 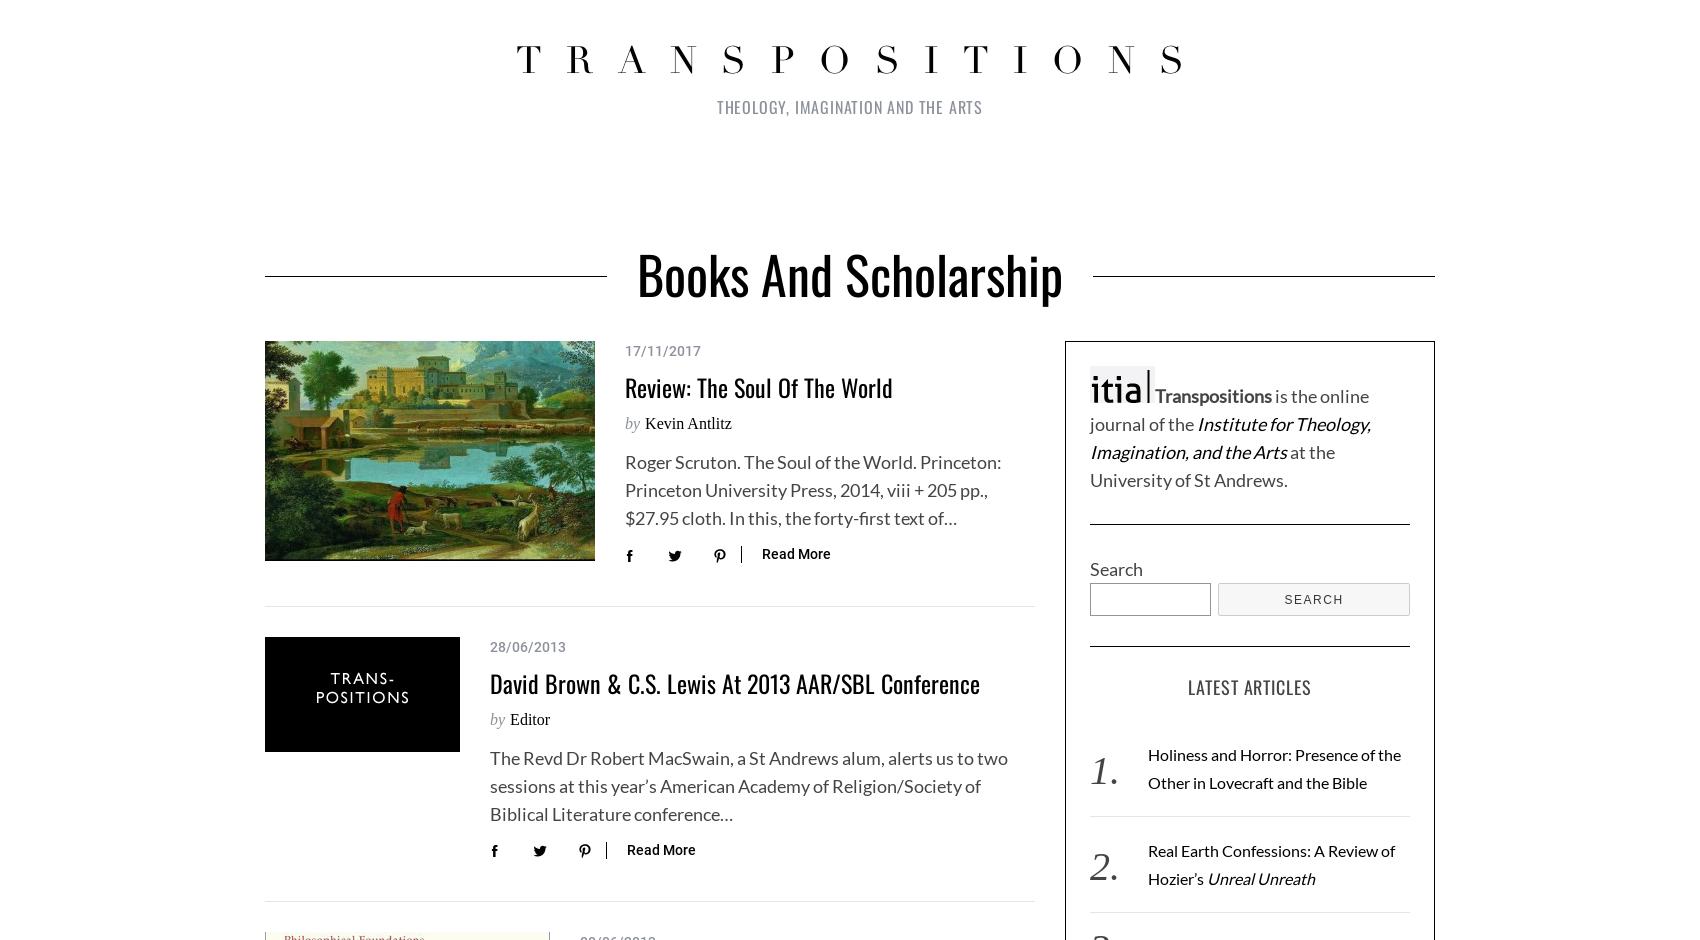 What do you see at coordinates (687, 423) in the screenshot?
I see `'Kevin Antlitz'` at bounding box center [687, 423].